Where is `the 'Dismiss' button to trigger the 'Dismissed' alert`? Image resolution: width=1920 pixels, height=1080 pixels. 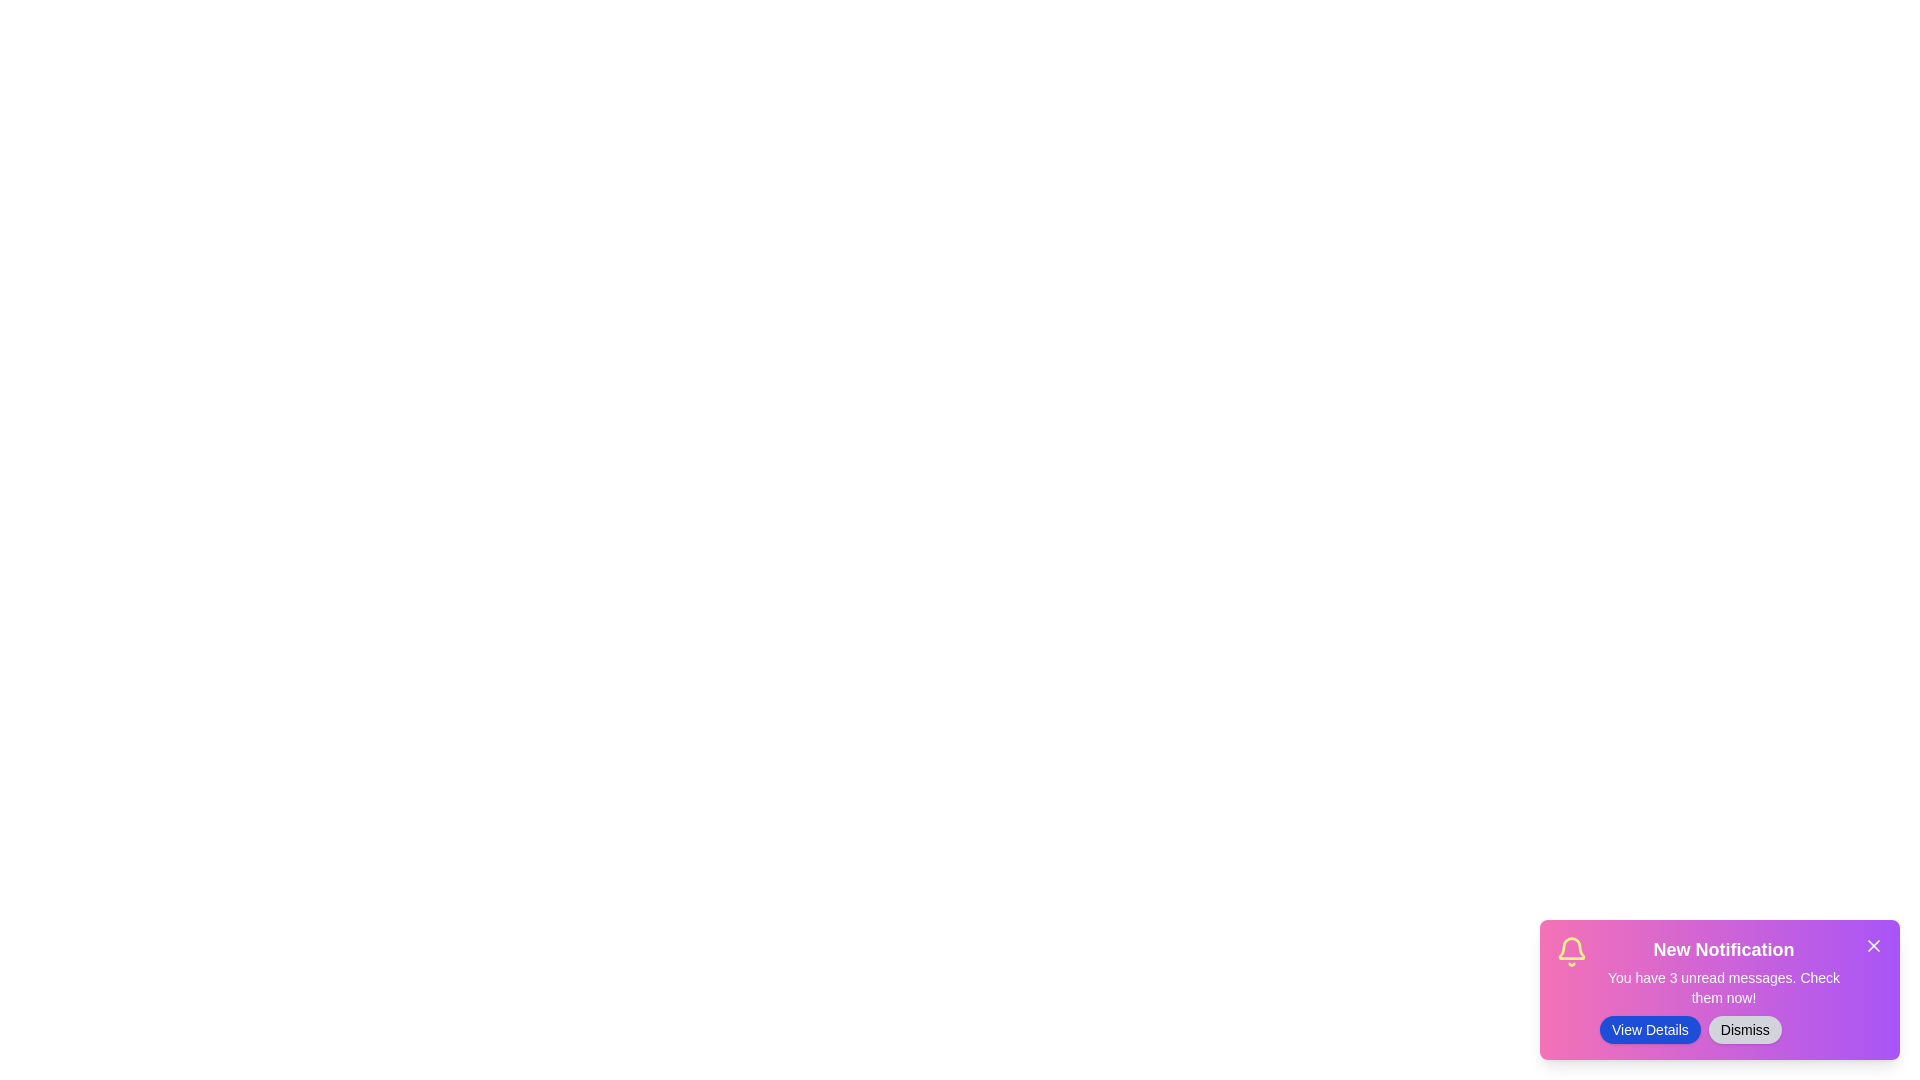
the 'Dismiss' button to trigger the 'Dismissed' alert is located at coordinates (1744, 1029).